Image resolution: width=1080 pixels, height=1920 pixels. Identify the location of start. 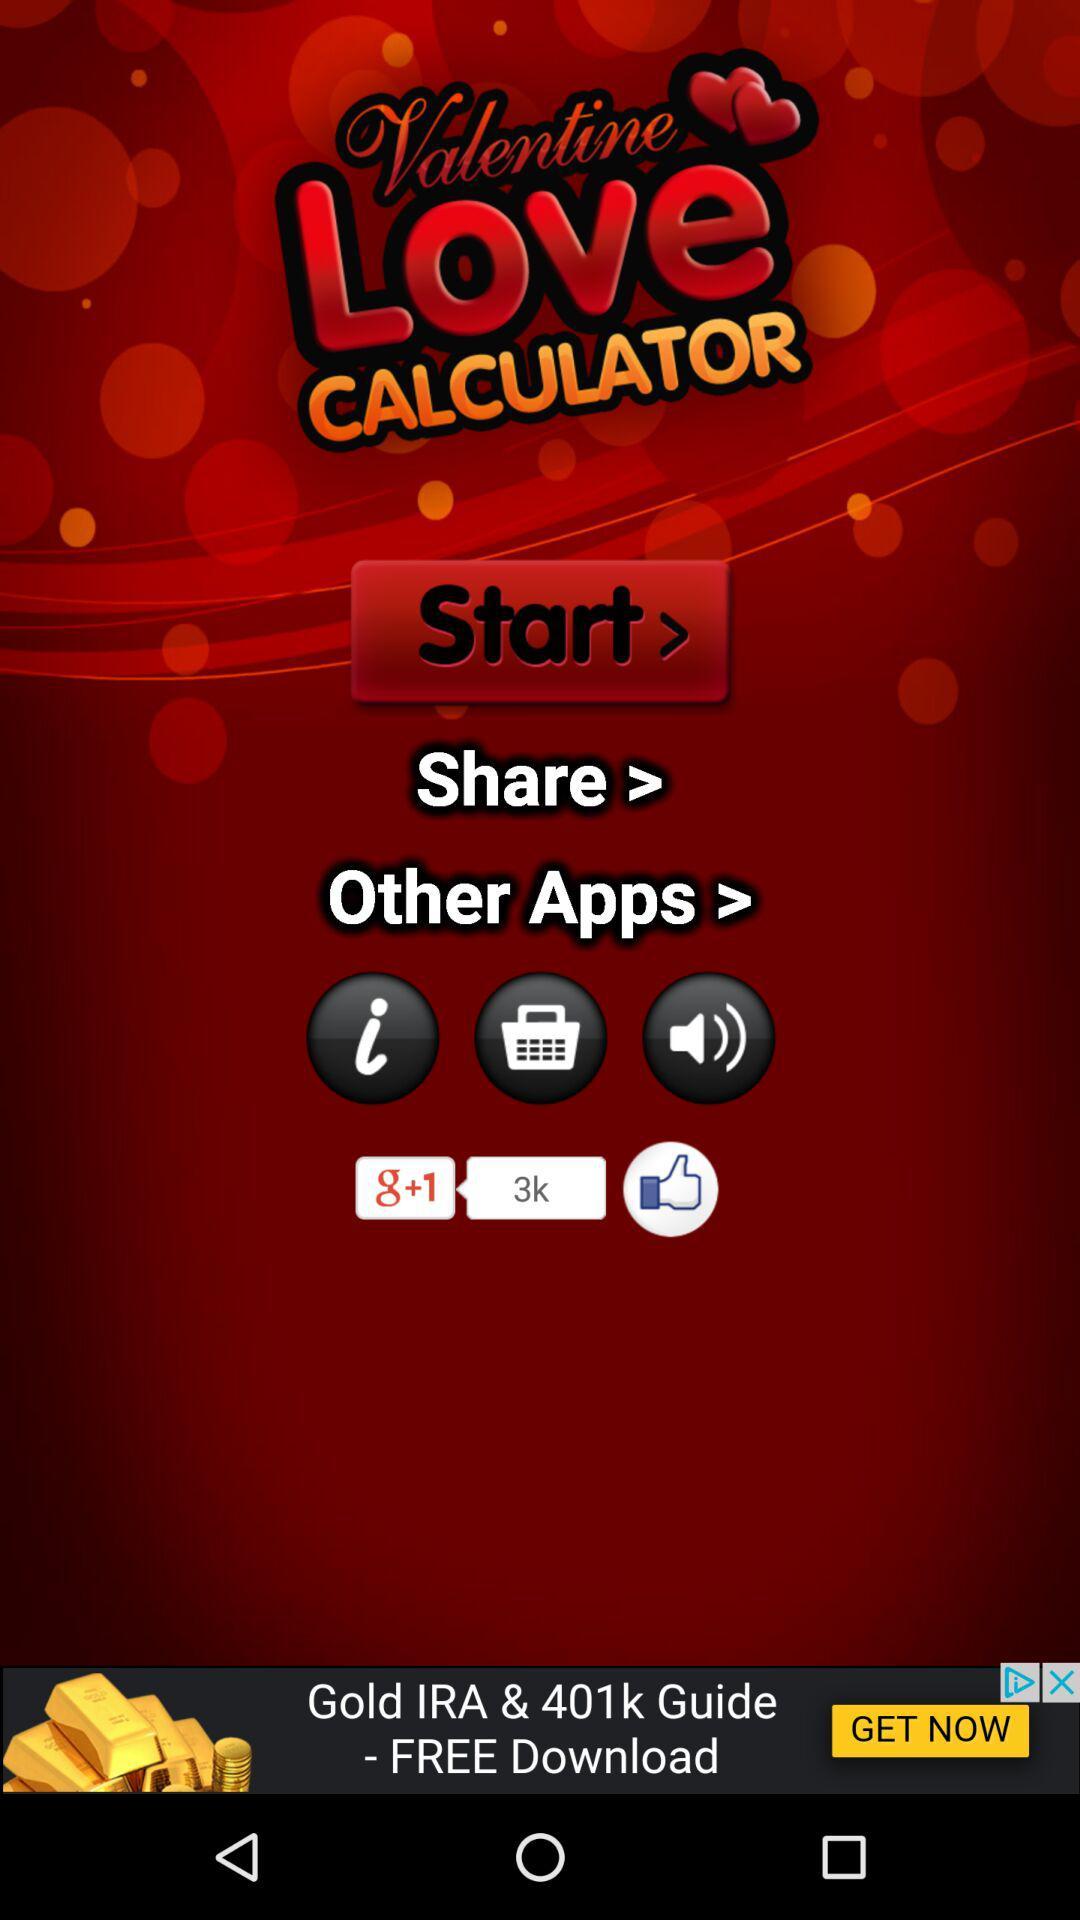
(538, 627).